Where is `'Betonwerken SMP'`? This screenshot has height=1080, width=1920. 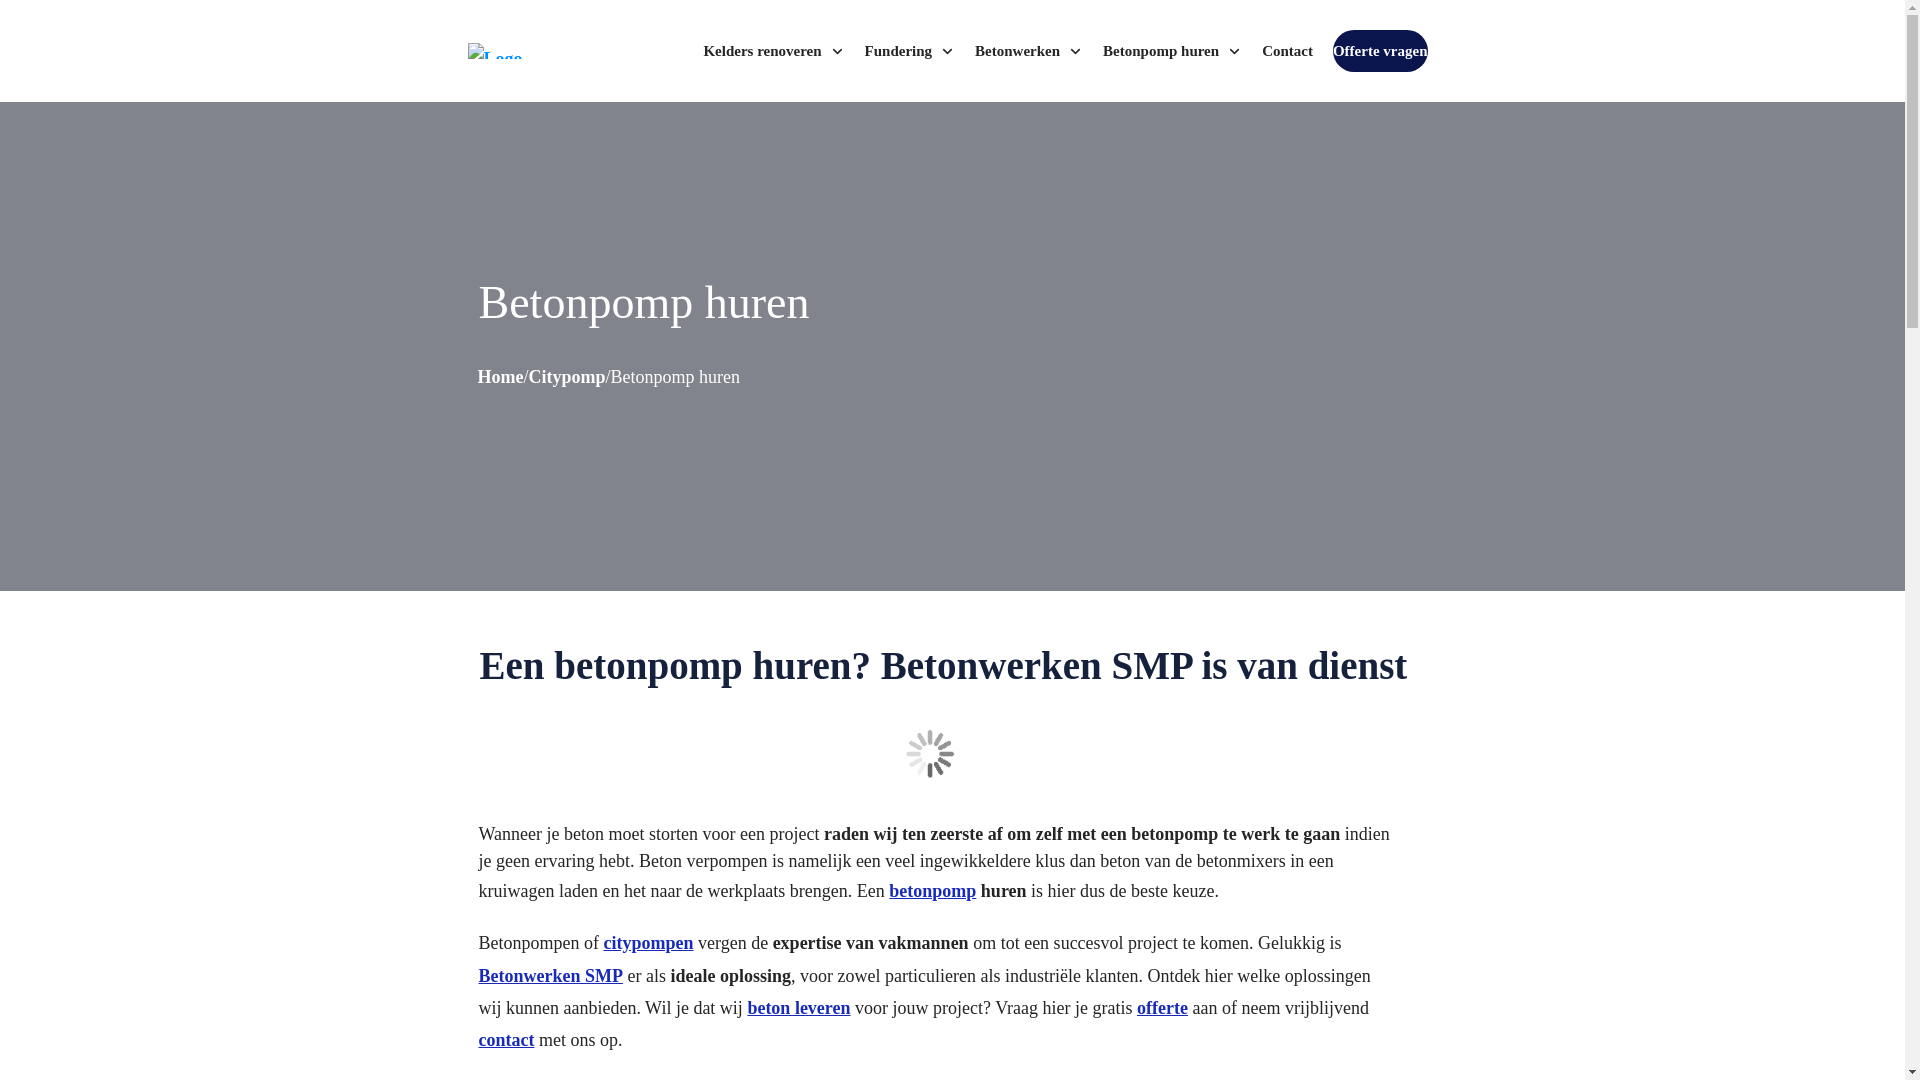 'Betonwerken SMP' is located at coordinates (550, 974).